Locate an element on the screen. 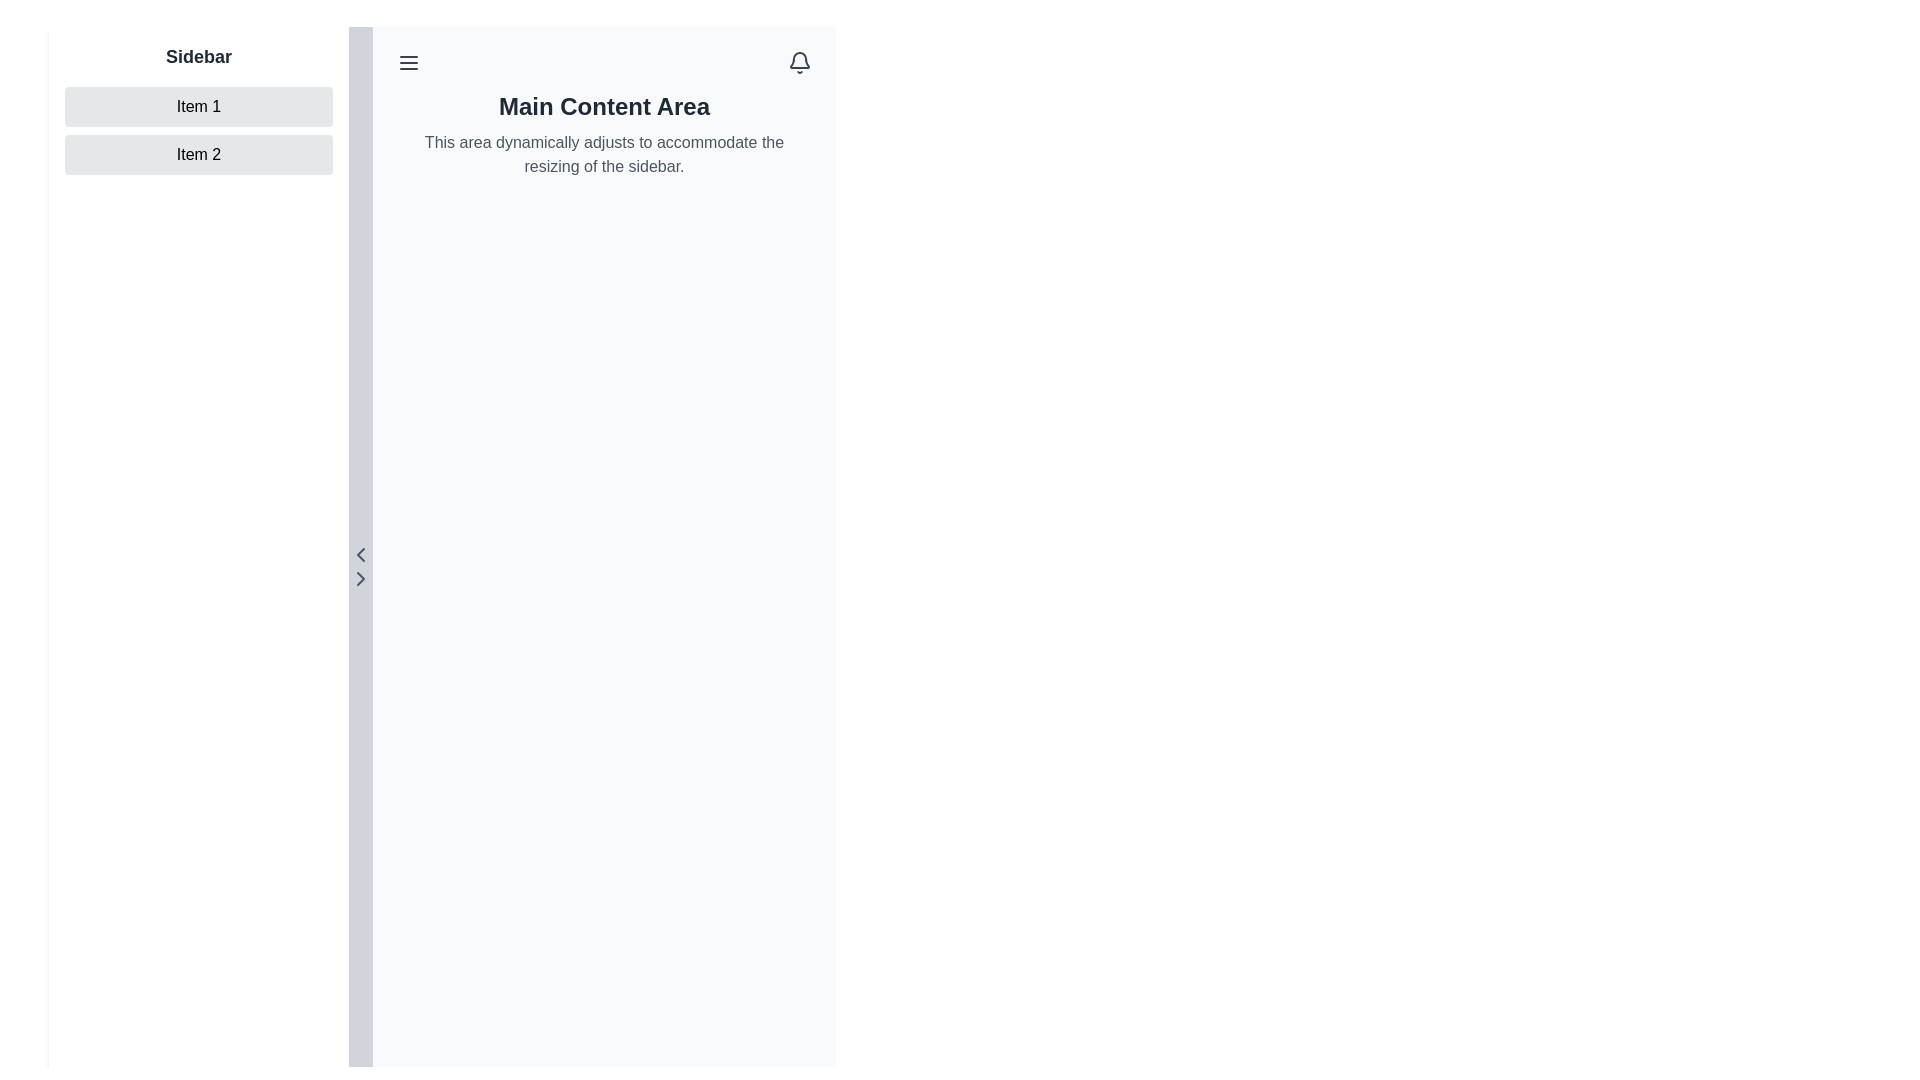  the gray bell icon located at the top-right corner of the main content area is located at coordinates (800, 61).